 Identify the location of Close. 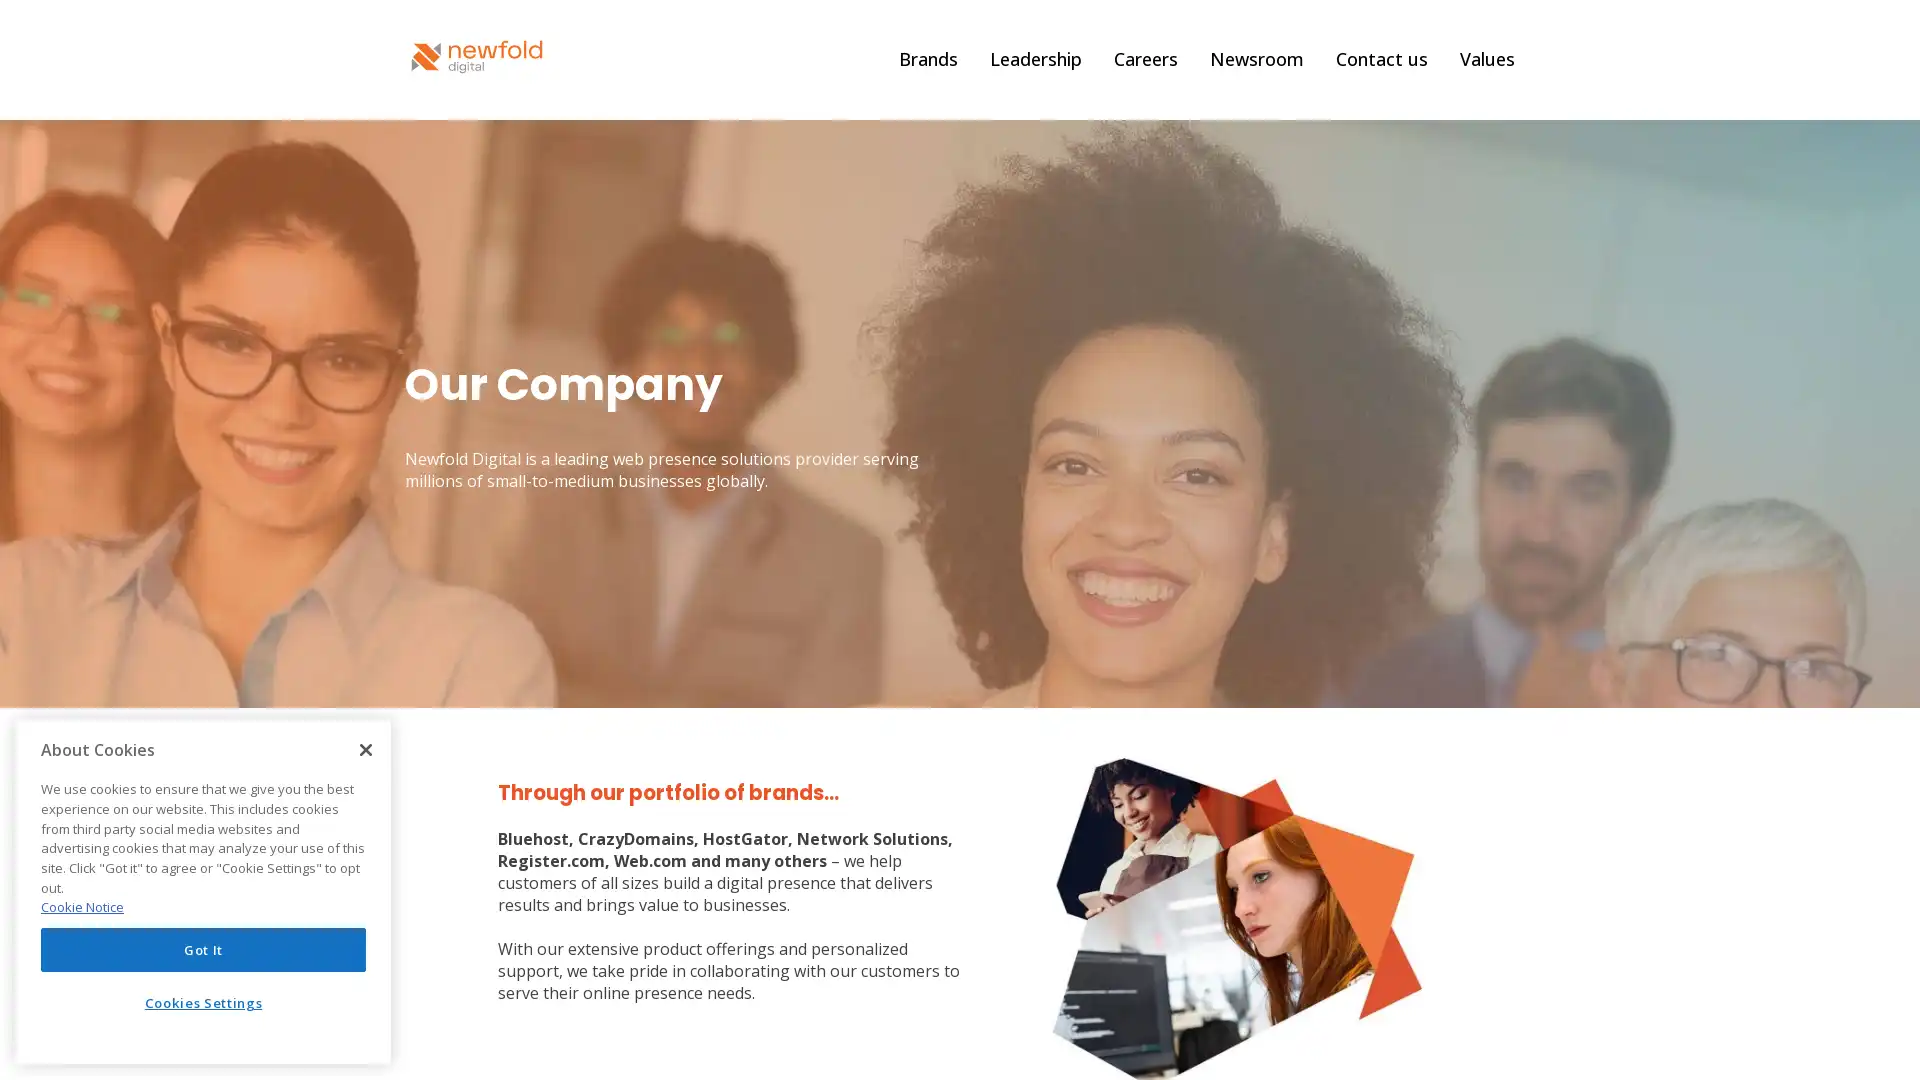
(365, 749).